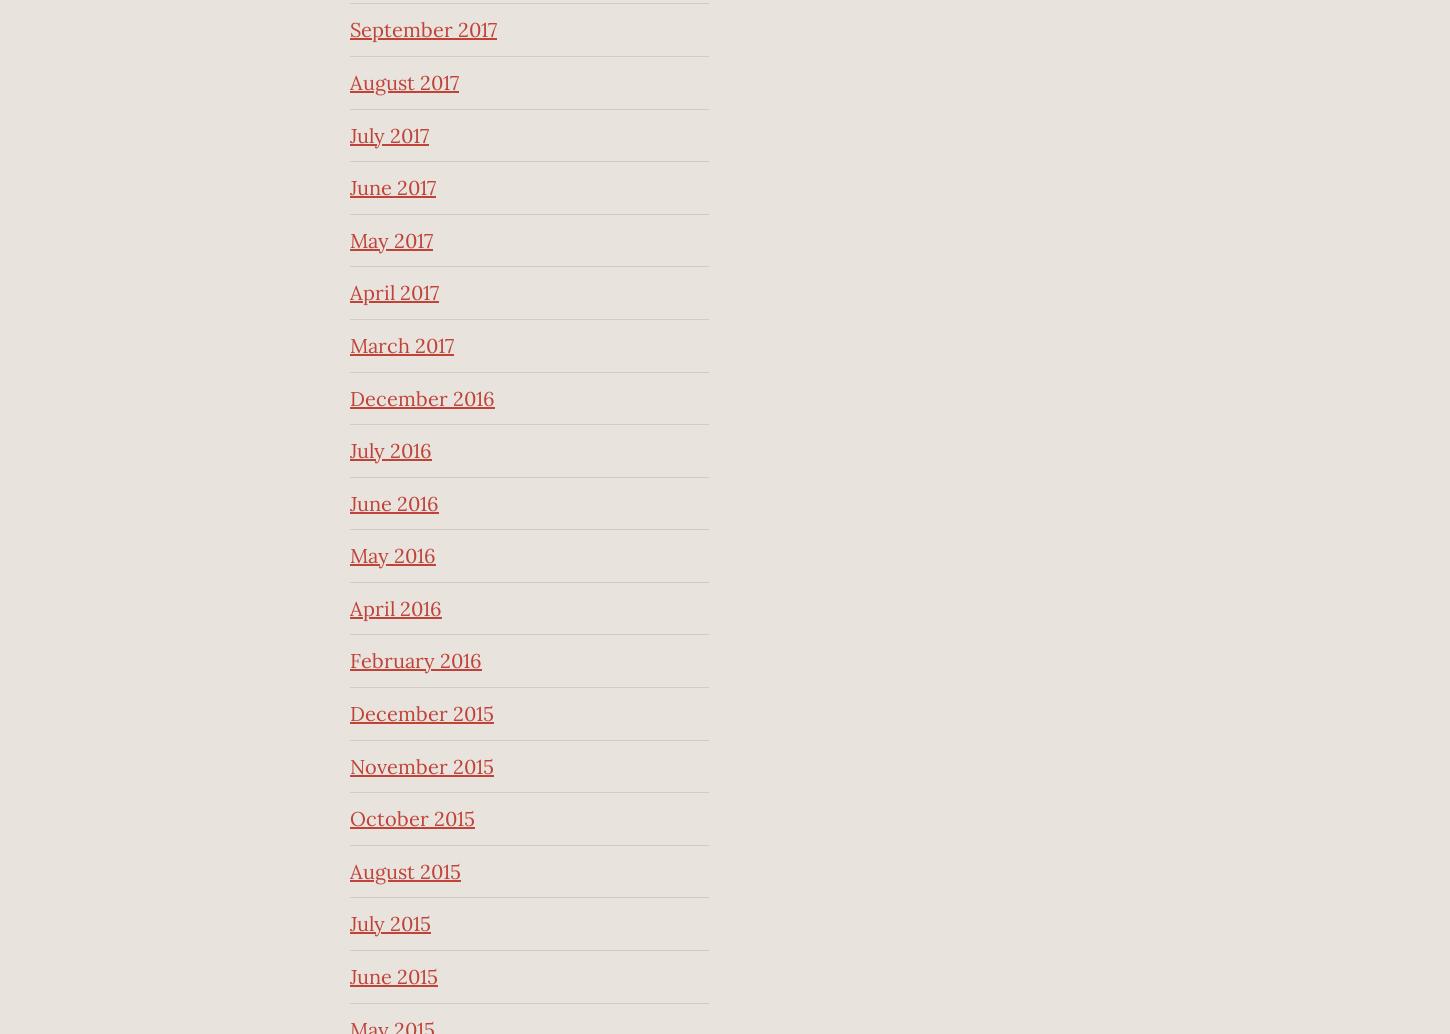 This screenshot has height=1034, width=1450. I want to click on 'June 2017', so click(350, 187).